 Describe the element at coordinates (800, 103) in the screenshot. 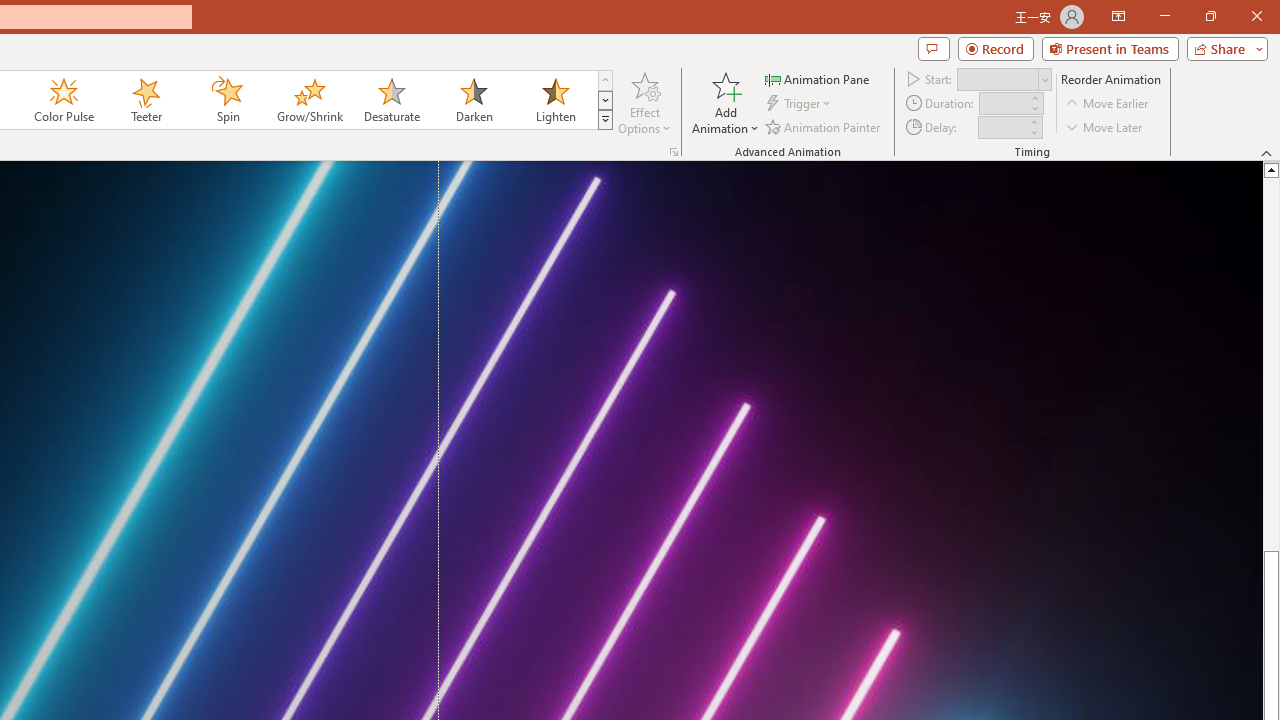

I see `'Trigger'` at that location.